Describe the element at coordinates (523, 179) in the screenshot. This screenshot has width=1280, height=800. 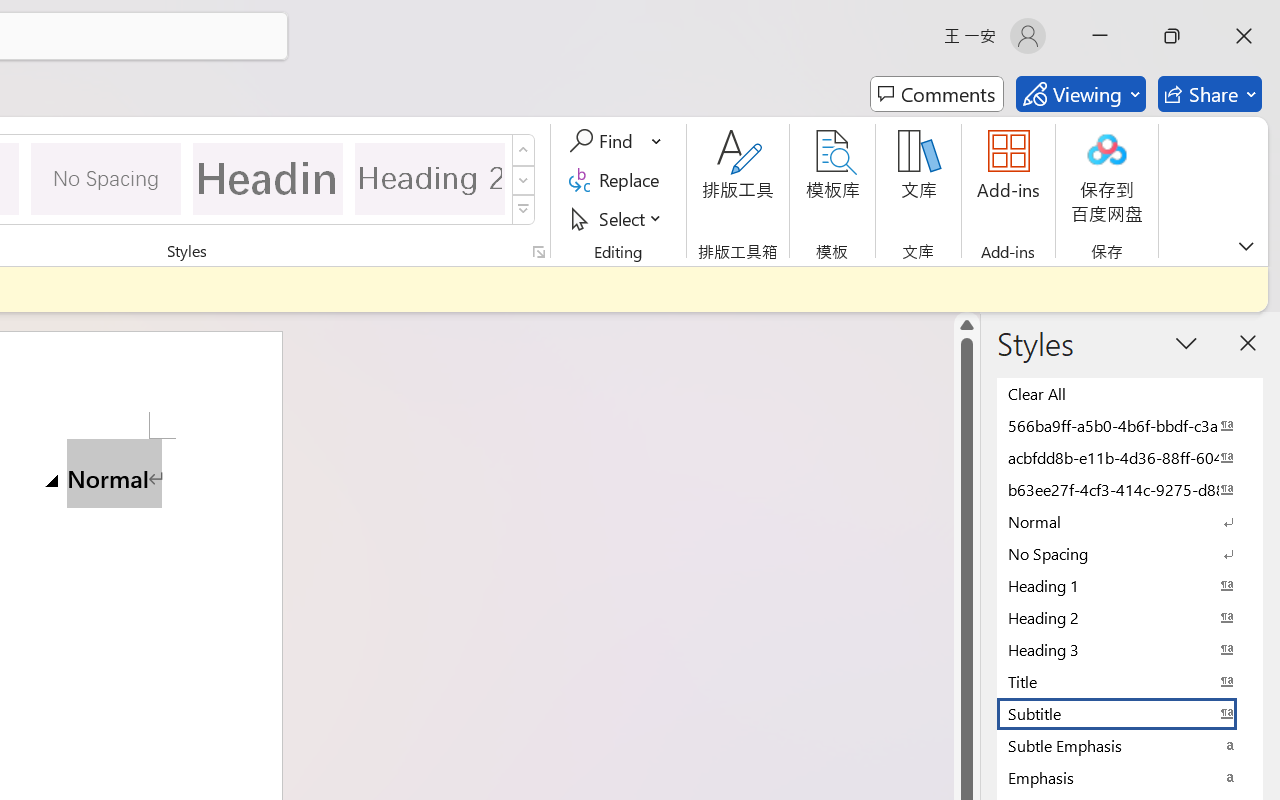
I see `'Row Down'` at that location.